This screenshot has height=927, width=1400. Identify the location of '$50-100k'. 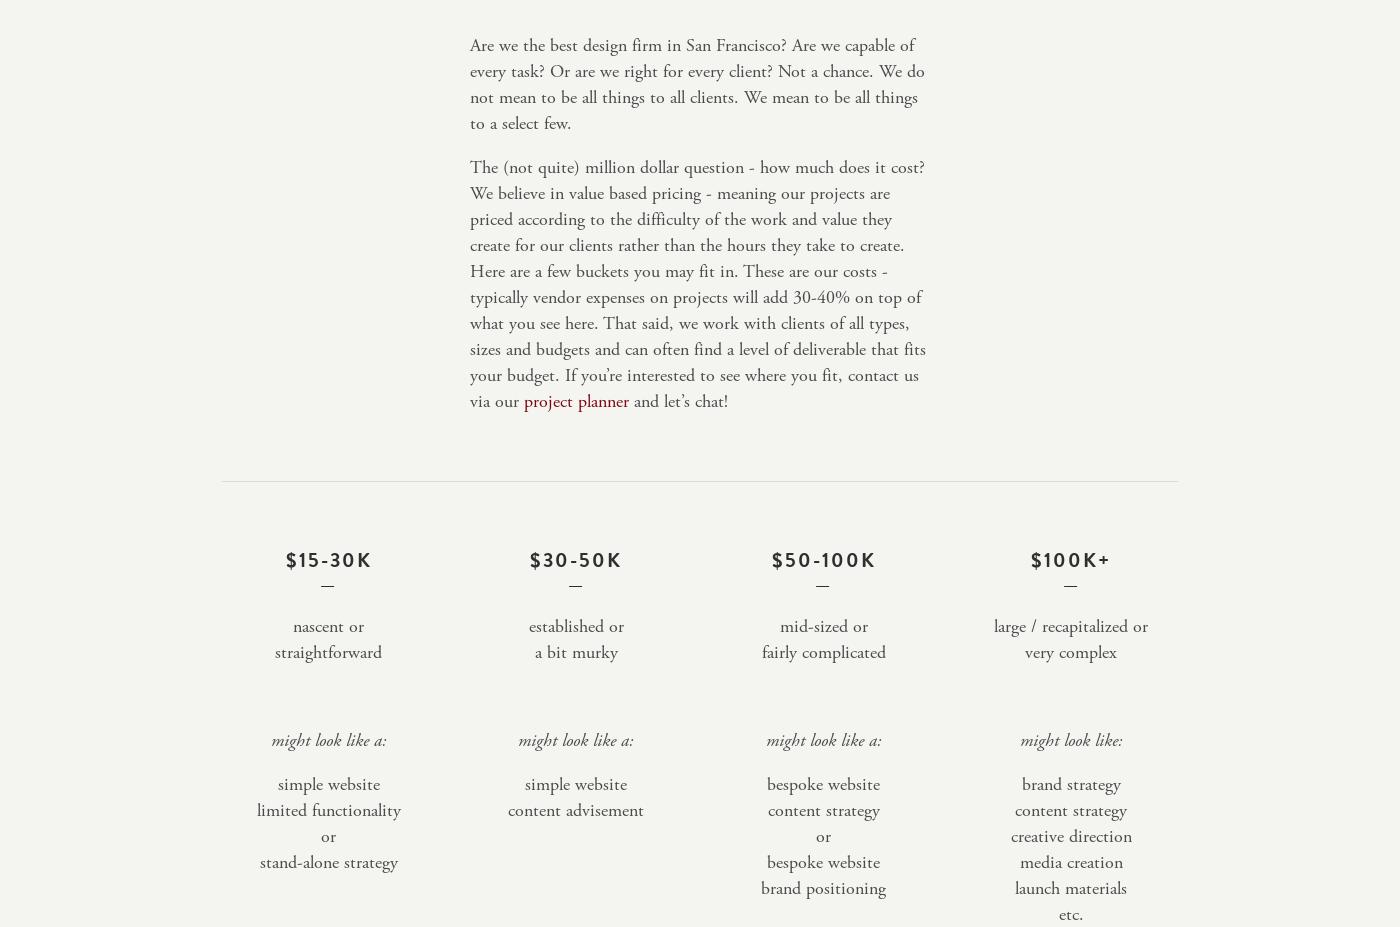
(823, 560).